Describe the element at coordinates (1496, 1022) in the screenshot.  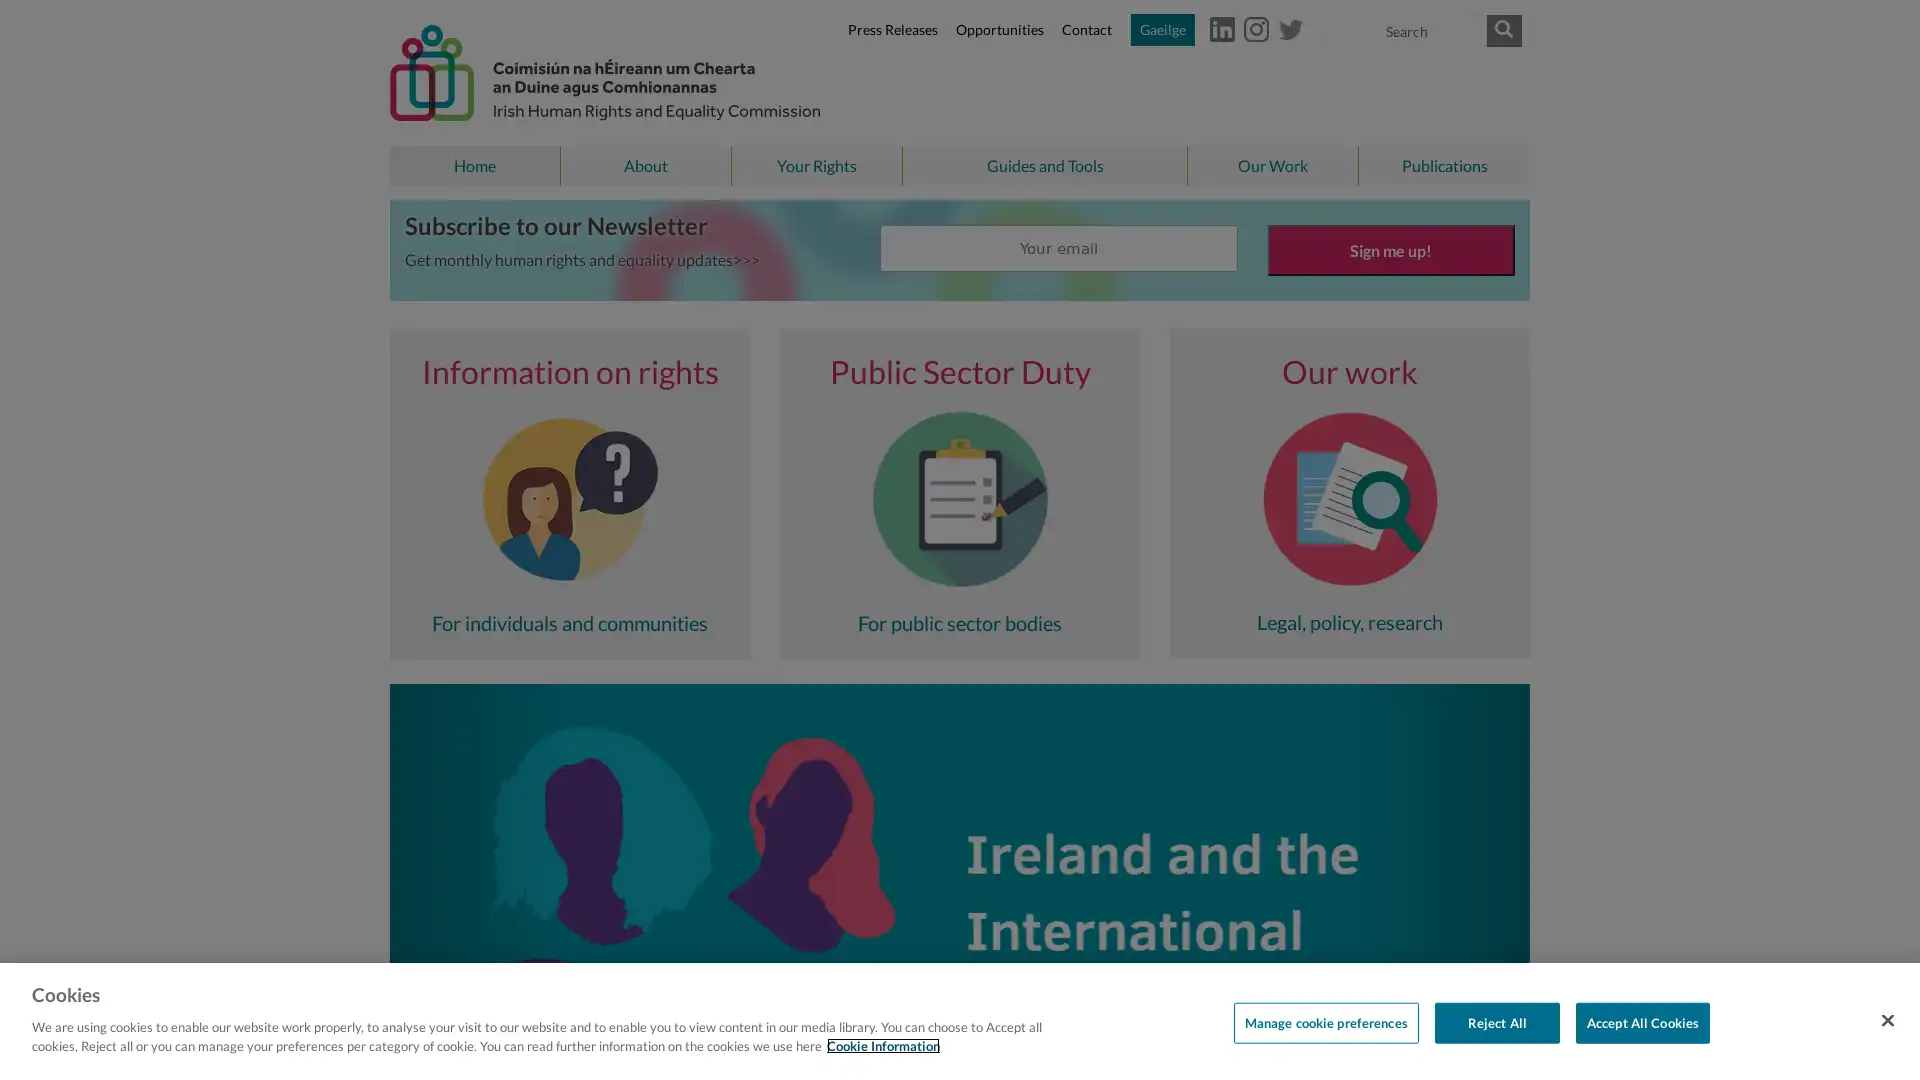
I see `Reject All` at that location.